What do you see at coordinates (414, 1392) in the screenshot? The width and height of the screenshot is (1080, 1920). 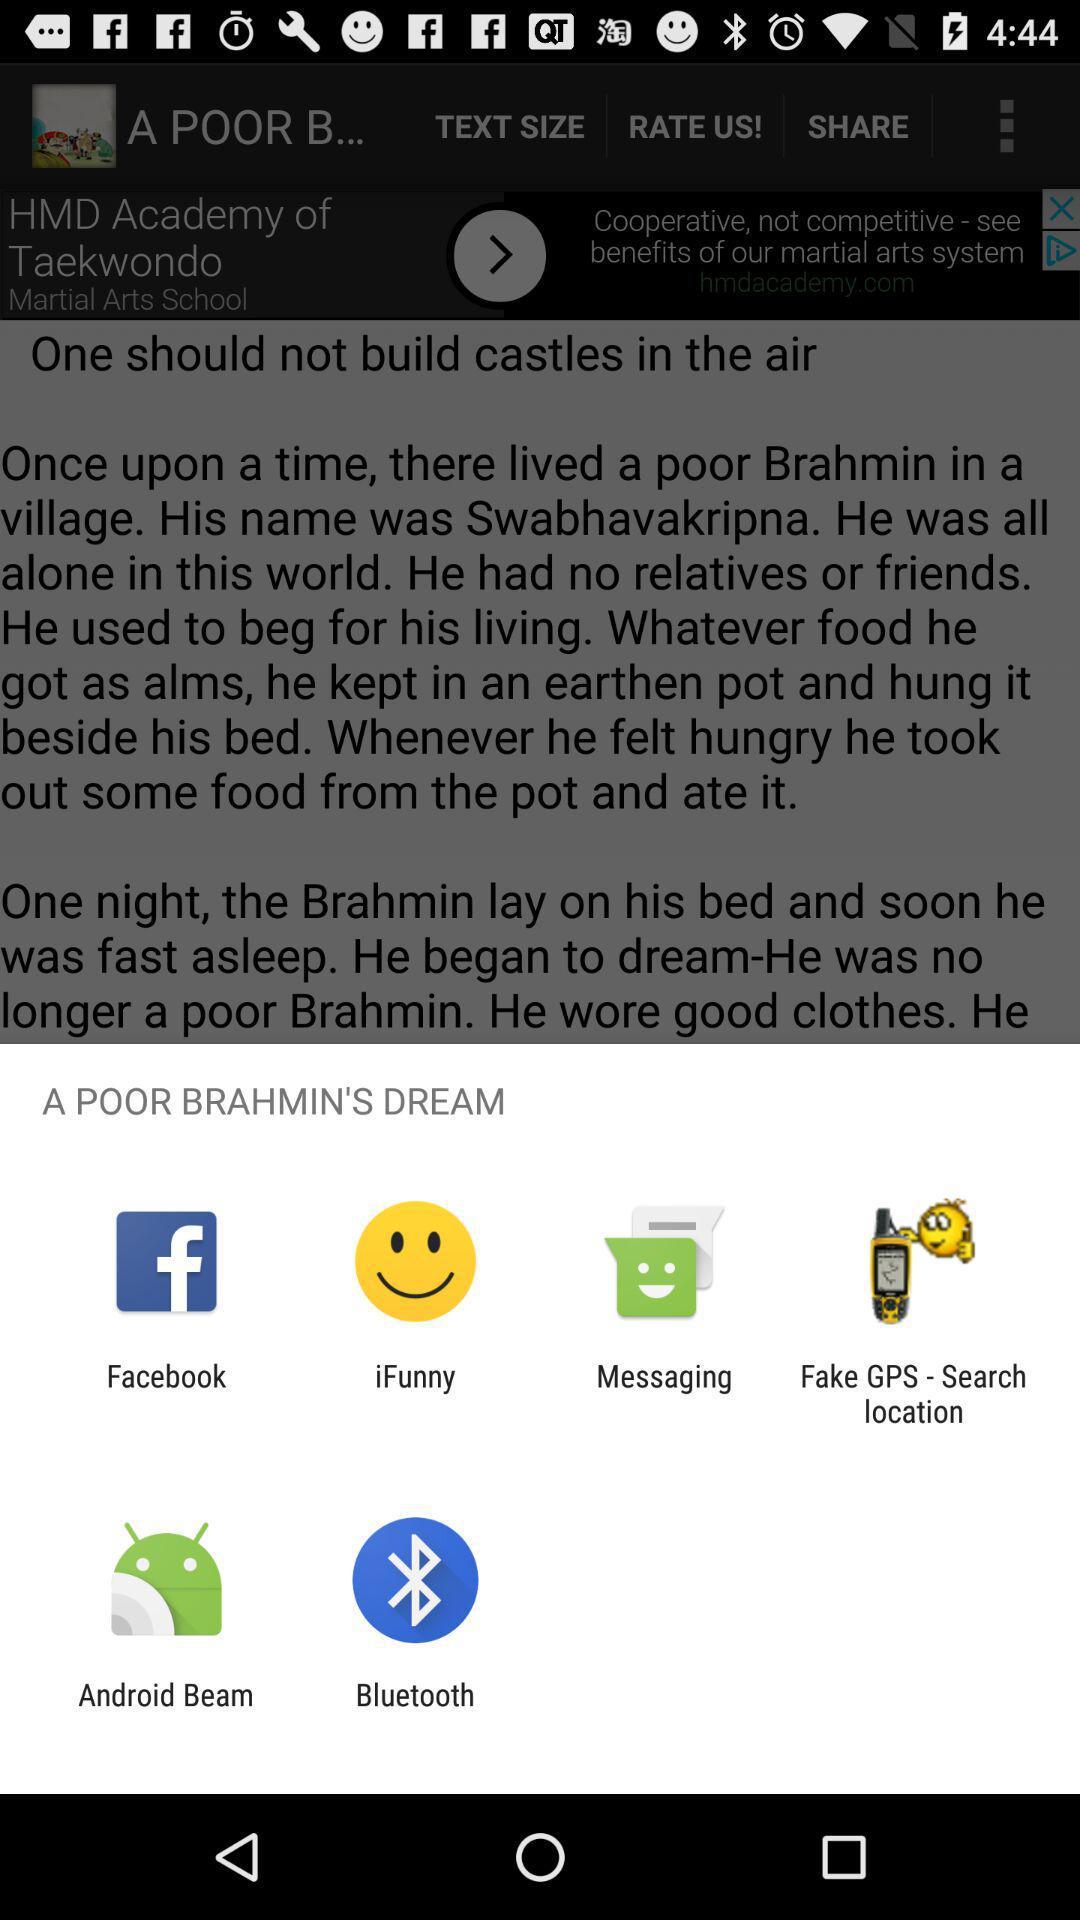 I see `ifunny app` at bounding box center [414, 1392].